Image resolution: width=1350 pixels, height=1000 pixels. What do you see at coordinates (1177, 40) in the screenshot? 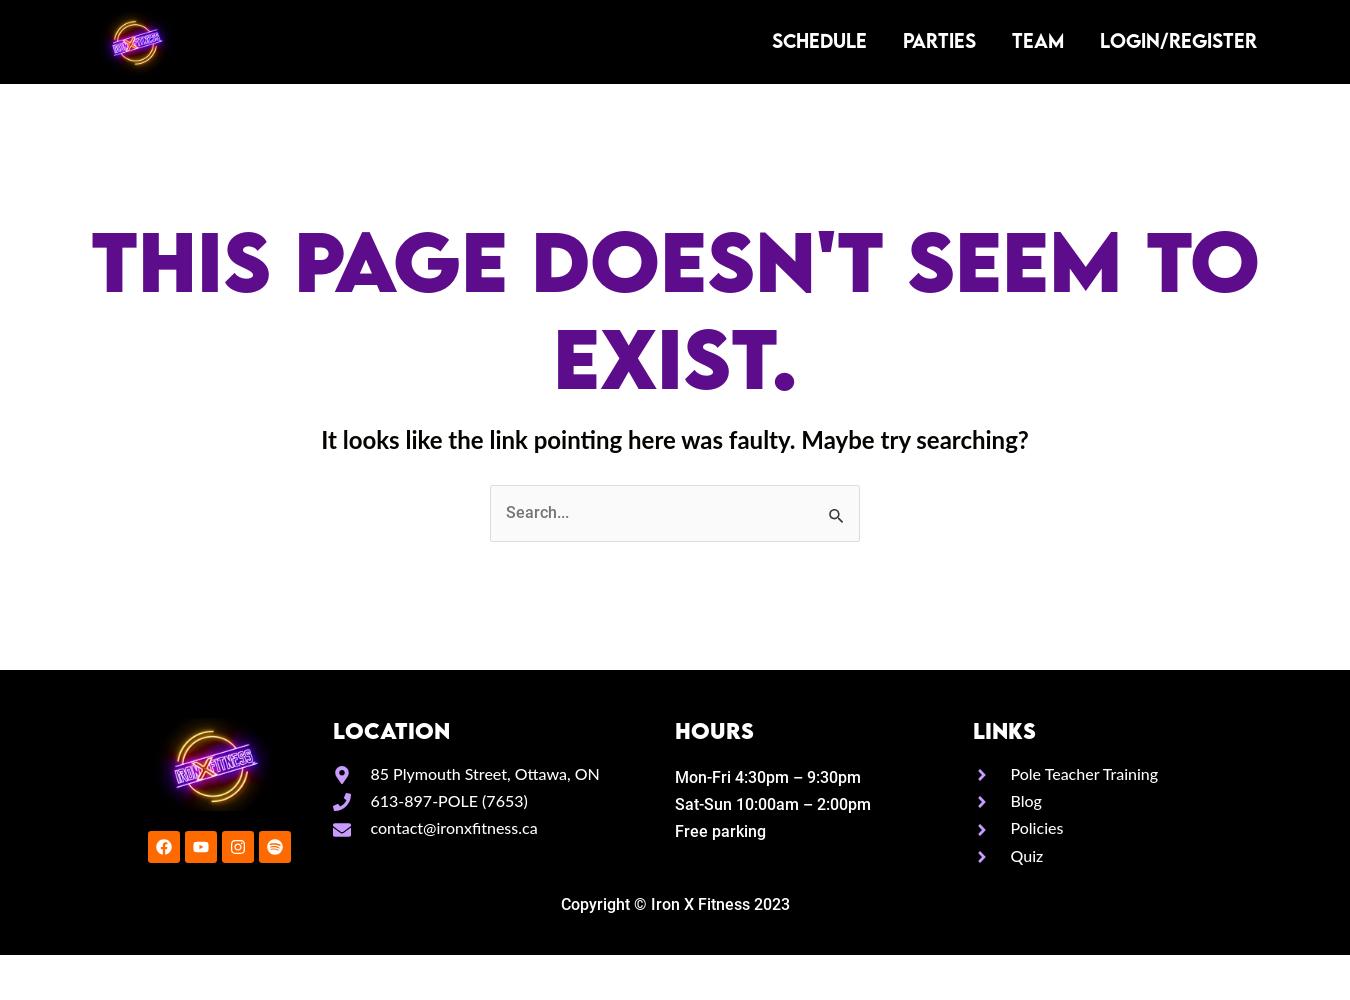
I see `'LOGIN/REGISTER'` at bounding box center [1177, 40].